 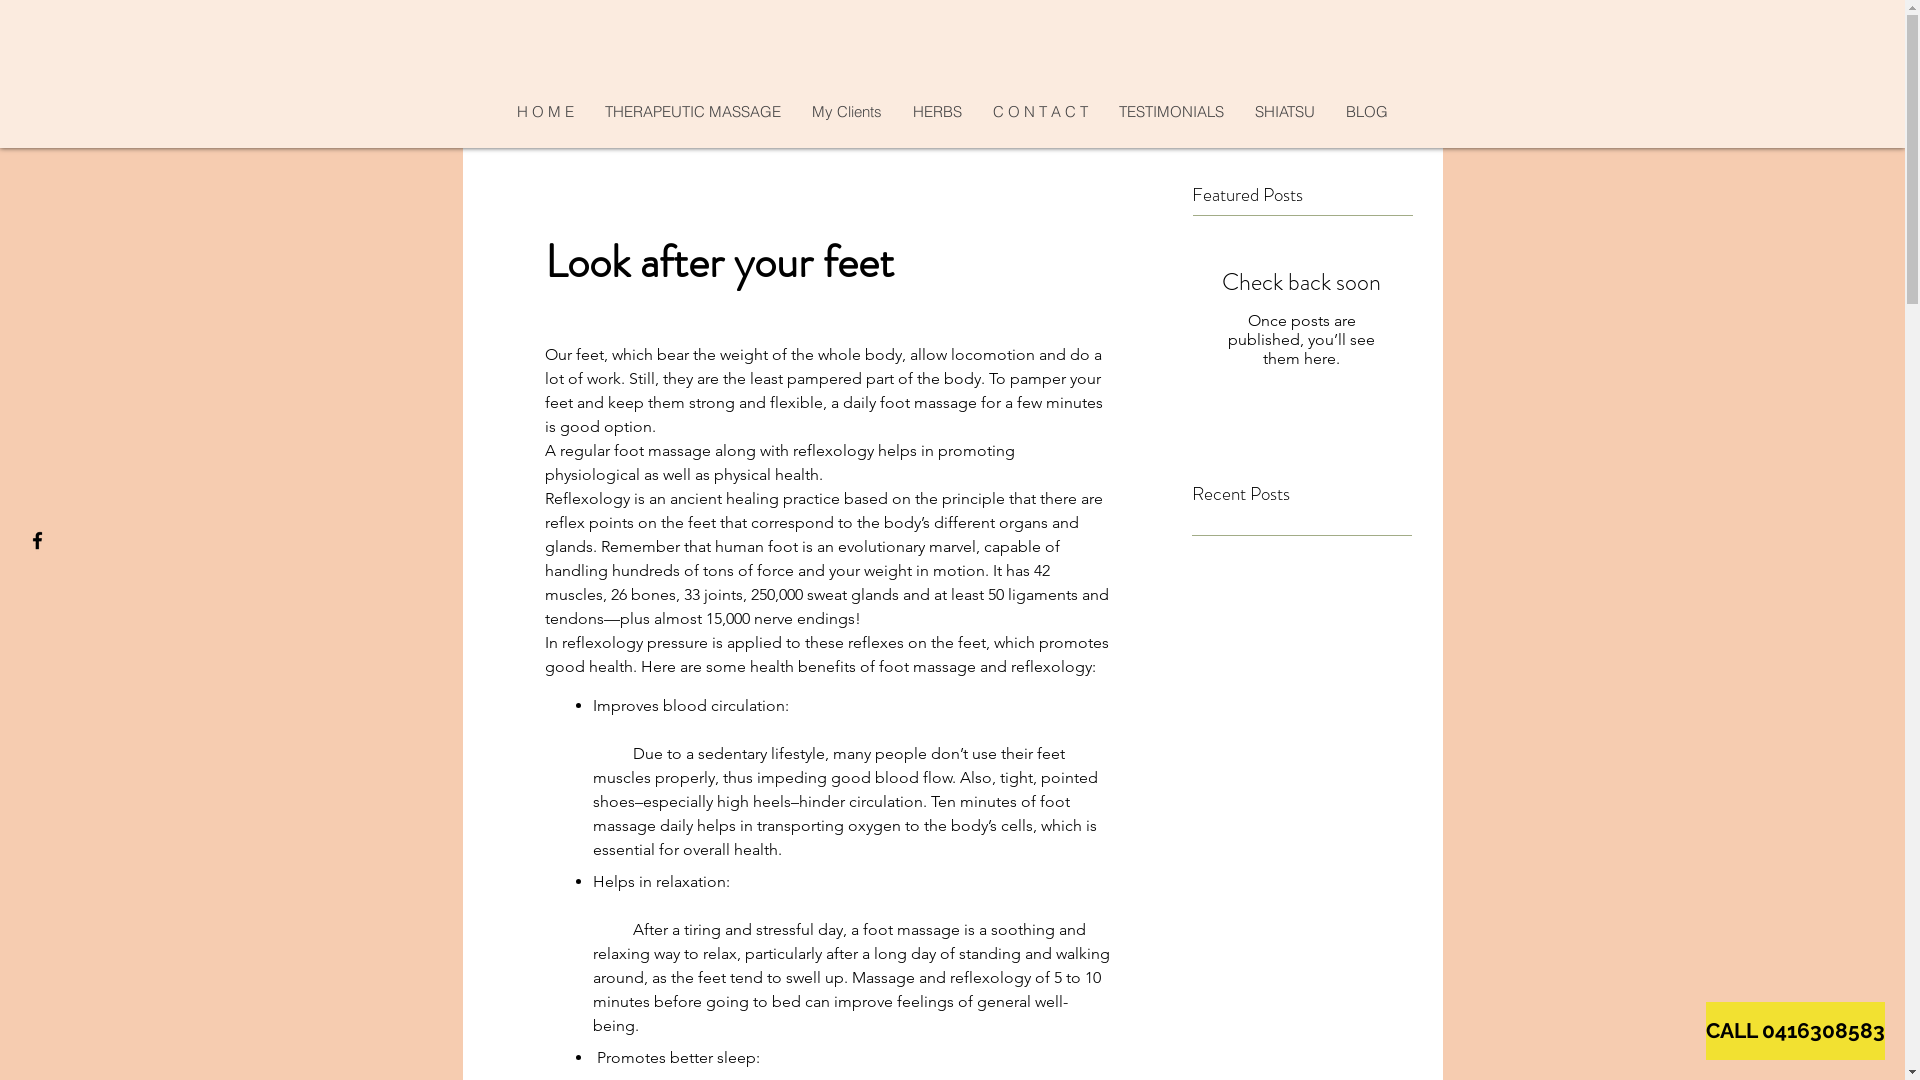 What do you see at coordinates (1284, 111) in the screenshot?
I see `'SHIATSU'` at bounding box center [1284, 111].